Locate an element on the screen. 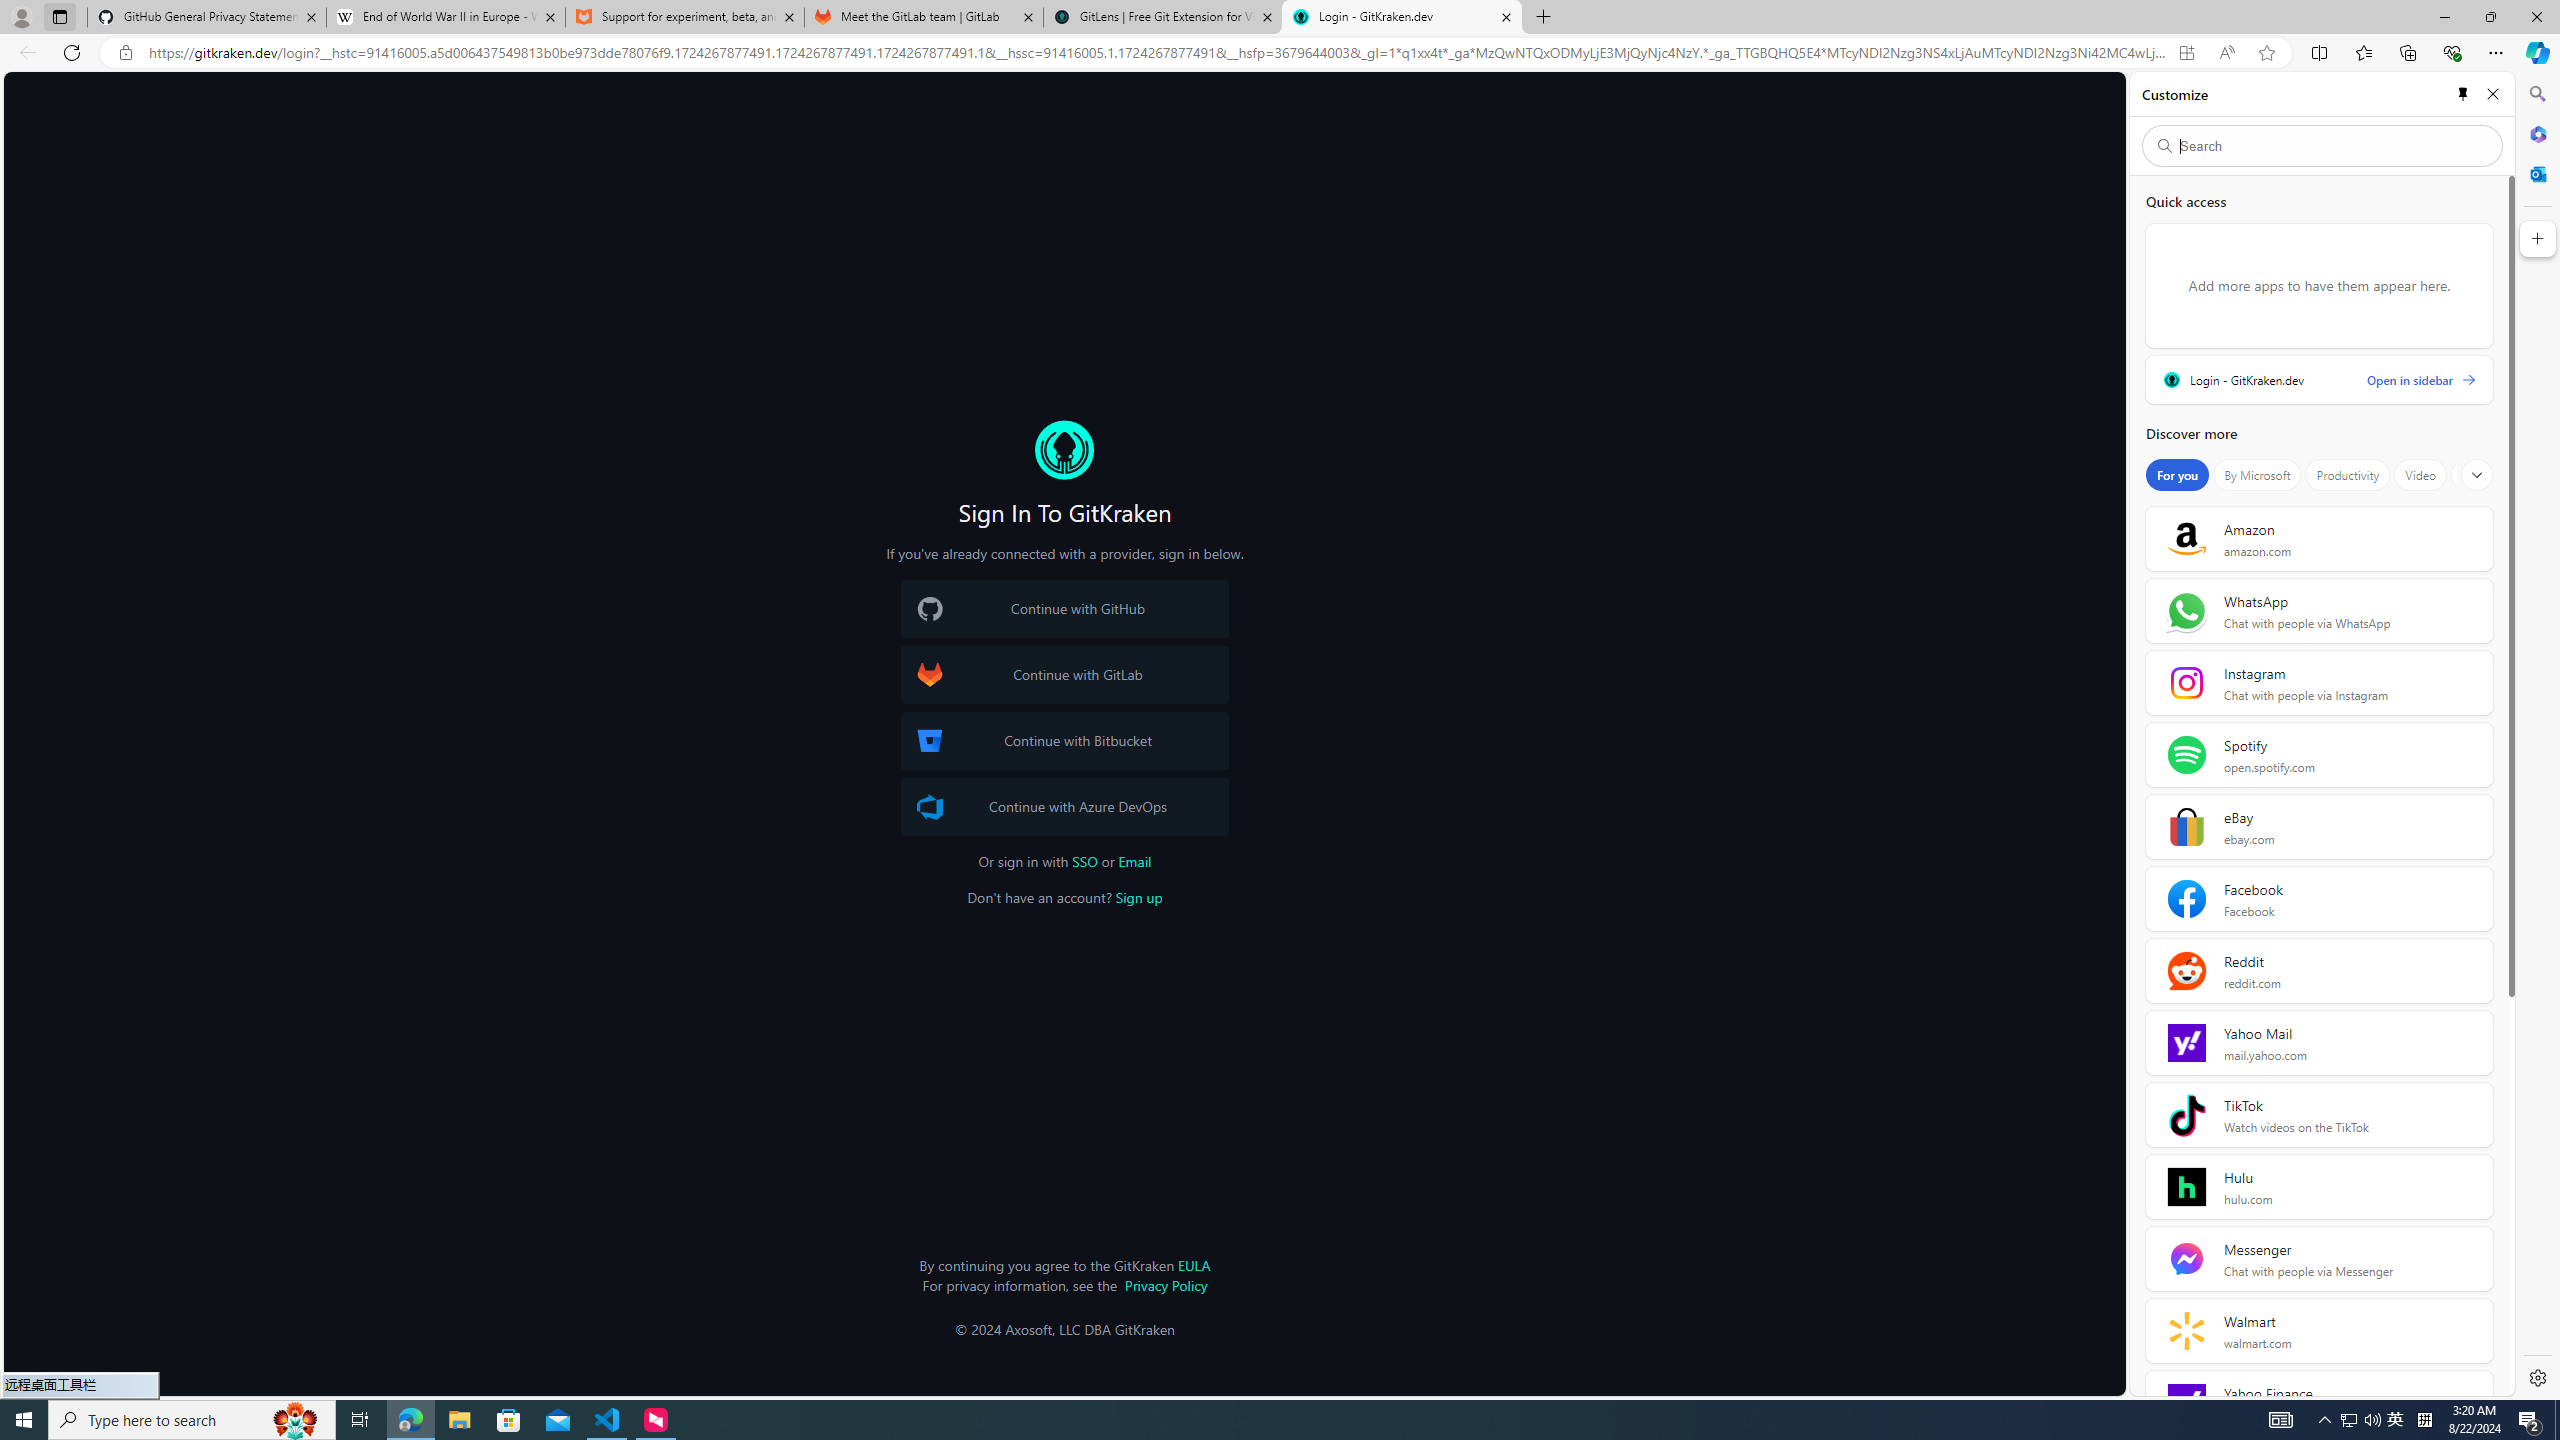 The height and width of the screenshot is (1440, 2560). 'GitHub General Privacy Statement - GitHub Docs' is located at coordinates (207, 16).